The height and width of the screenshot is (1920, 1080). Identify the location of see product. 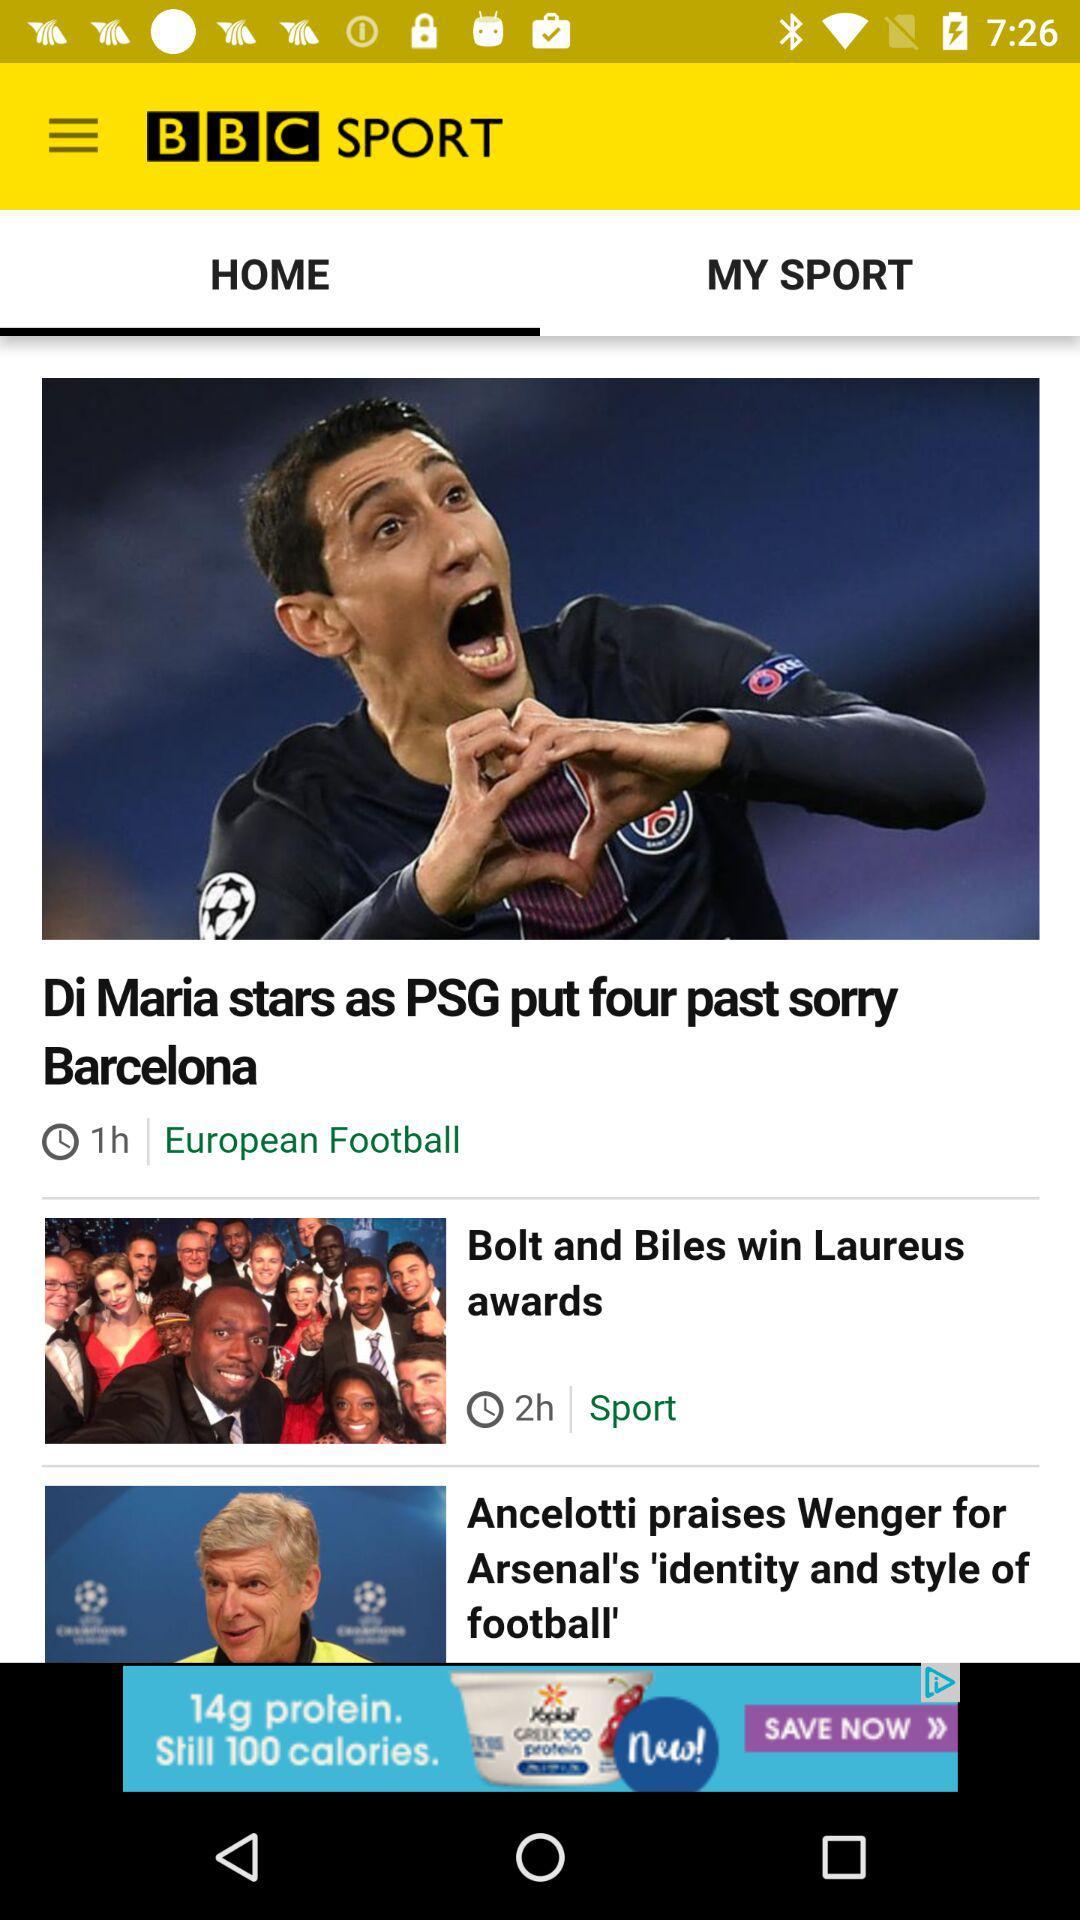
(540, 1727).